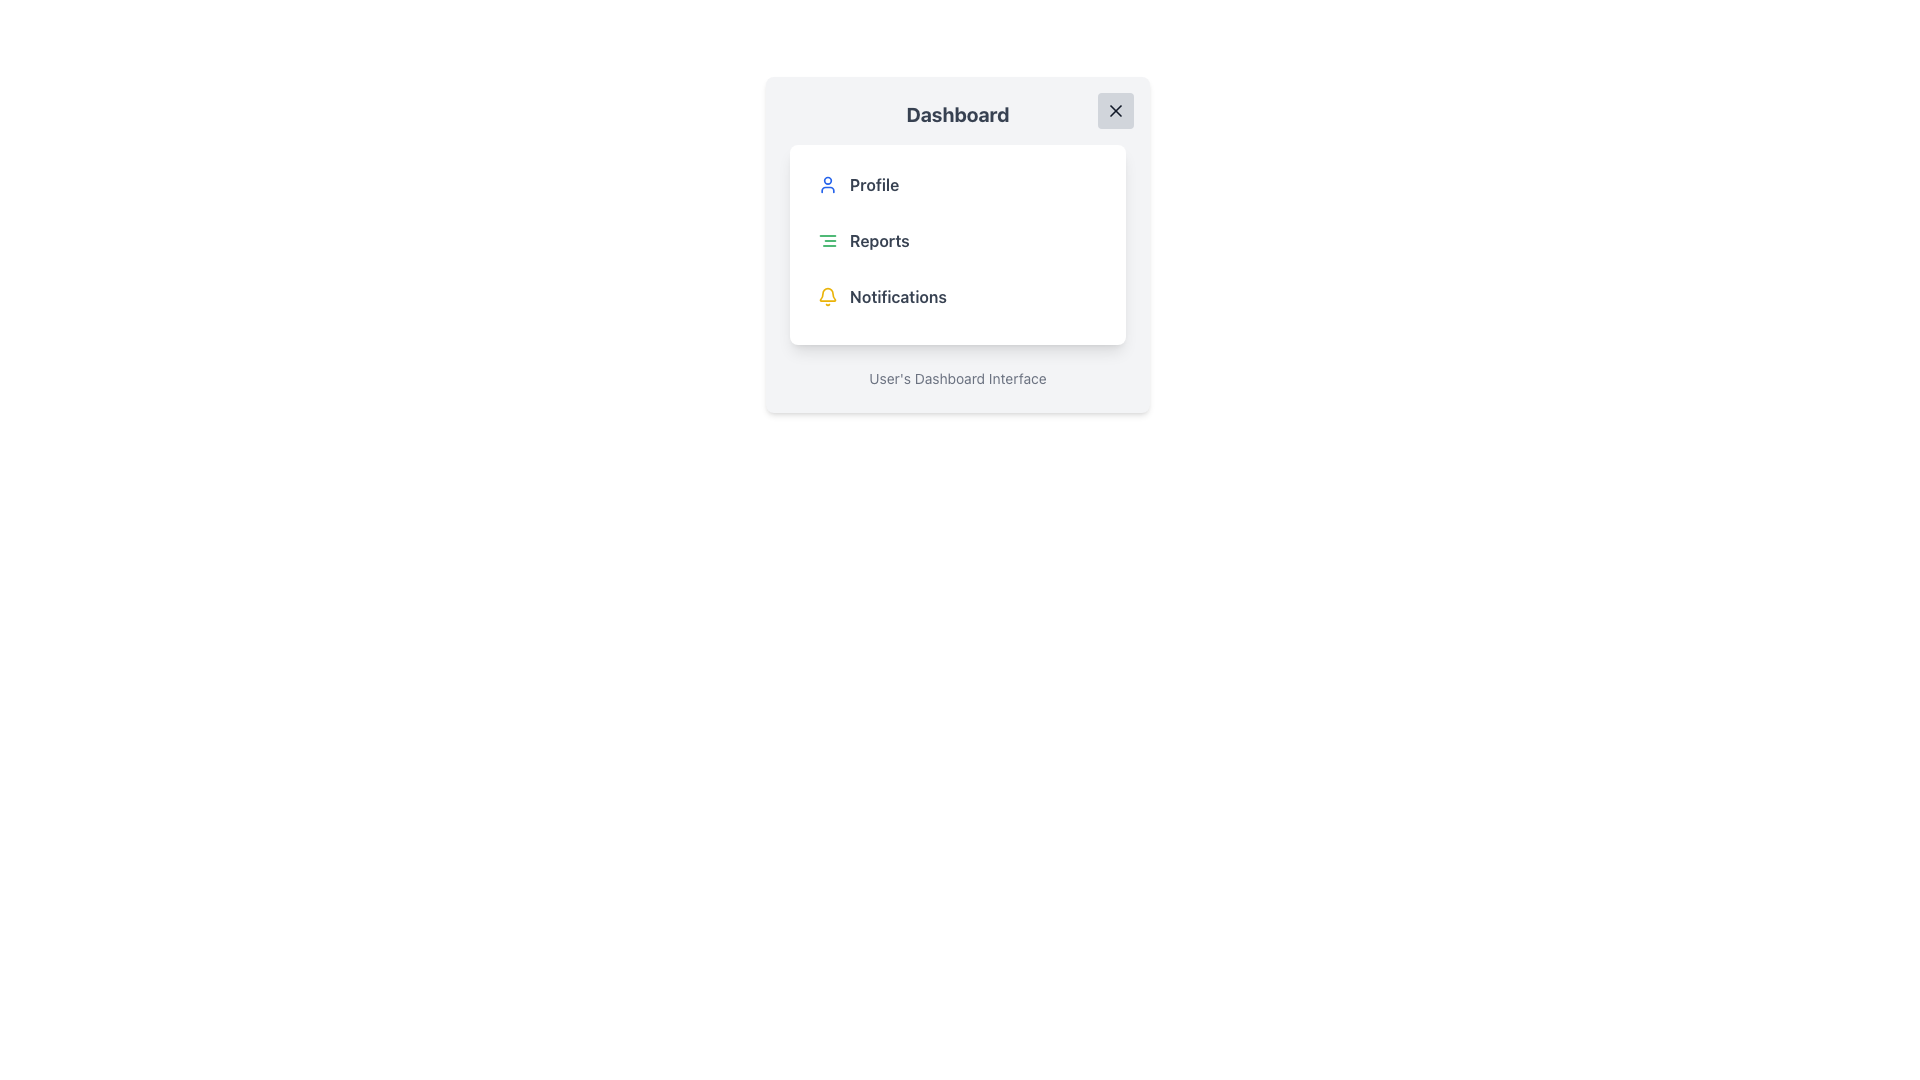 This screenshot has height=1080, width=1920. I want to click on the text display element that prominently shows the word 'Dashboard' in bold, large gray font at the top-center of its card-like interface panel, so click(957, 115).